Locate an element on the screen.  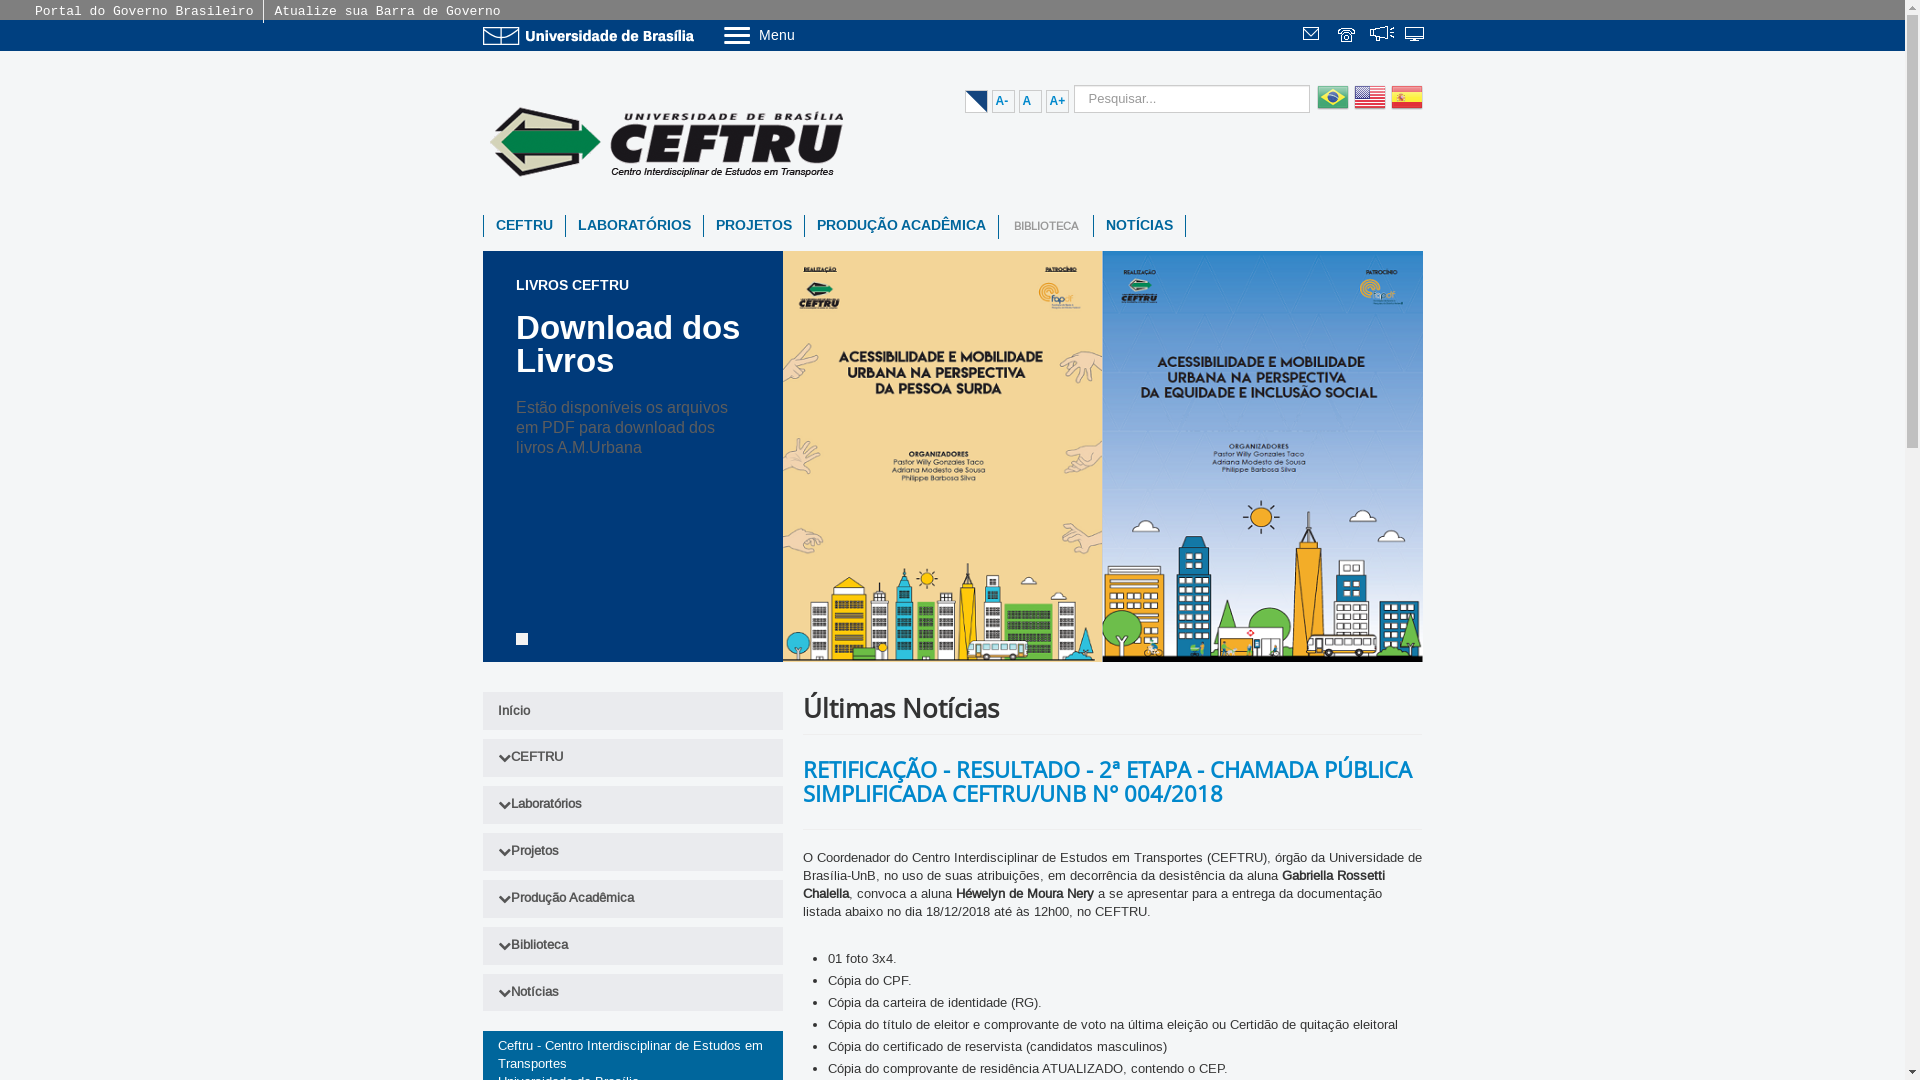
'A-' is located at coordinates (1003, 101).